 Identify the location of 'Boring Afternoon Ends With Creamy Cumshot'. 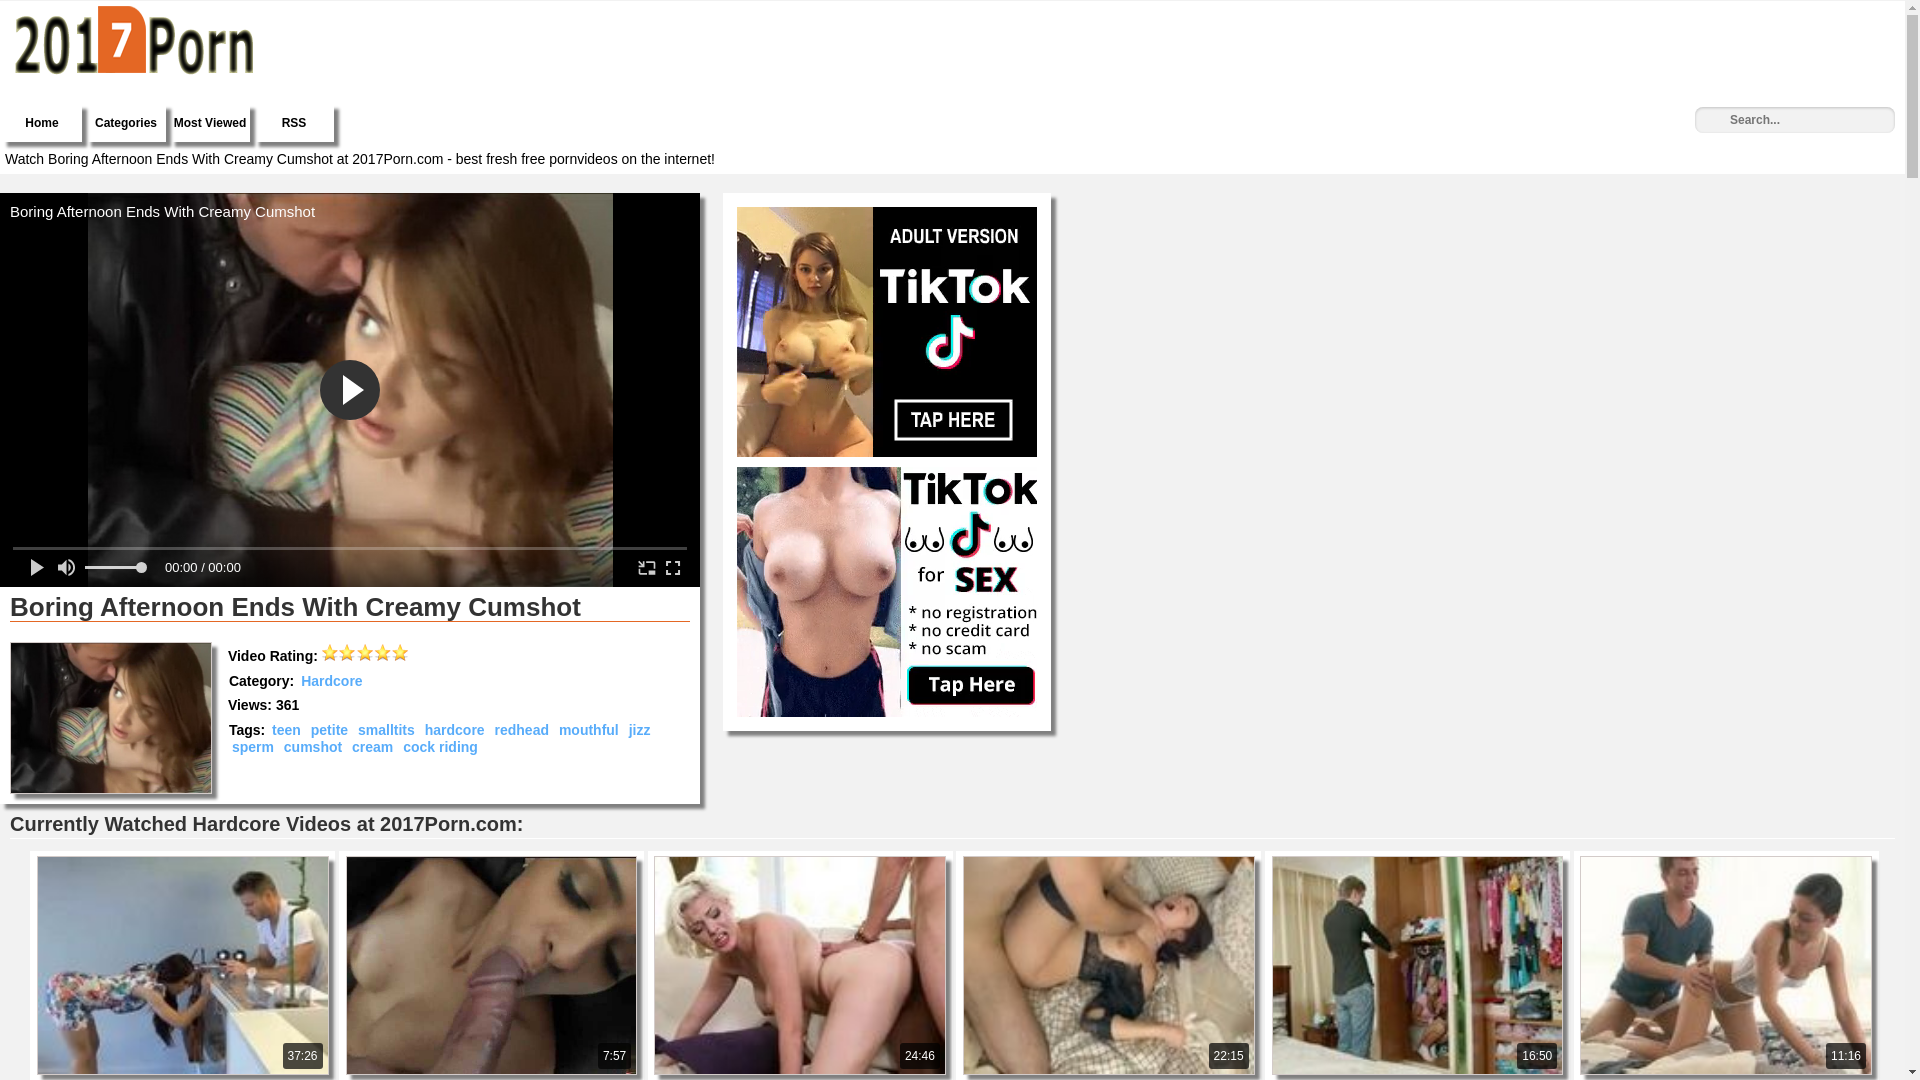
(10, 716).